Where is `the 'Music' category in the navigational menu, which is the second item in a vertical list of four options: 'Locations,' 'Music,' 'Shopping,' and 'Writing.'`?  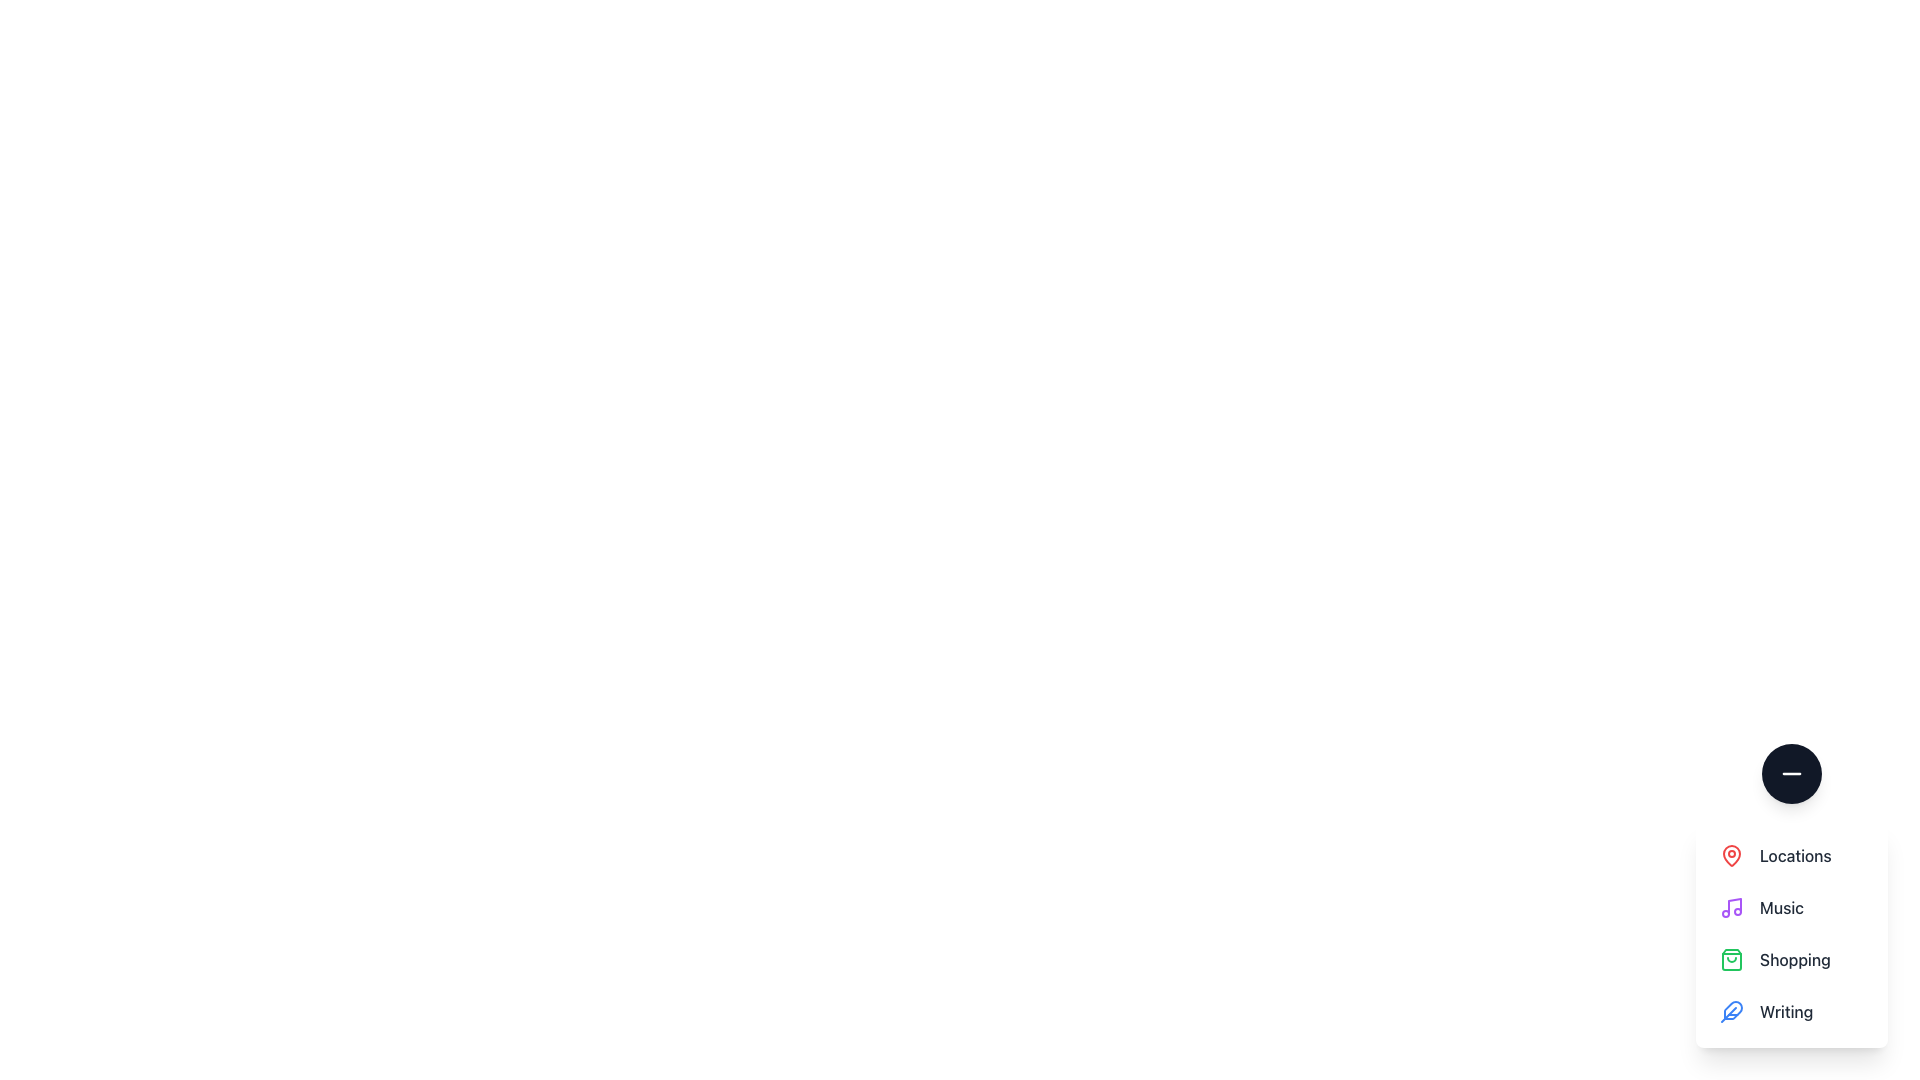 the 'Music' category in the navigational menu, which is the second item in a vertical list of four options: 'Locations,' 'Music,' 'Shopping,' and 'Writing.' is located at coordinates (1791, 894).